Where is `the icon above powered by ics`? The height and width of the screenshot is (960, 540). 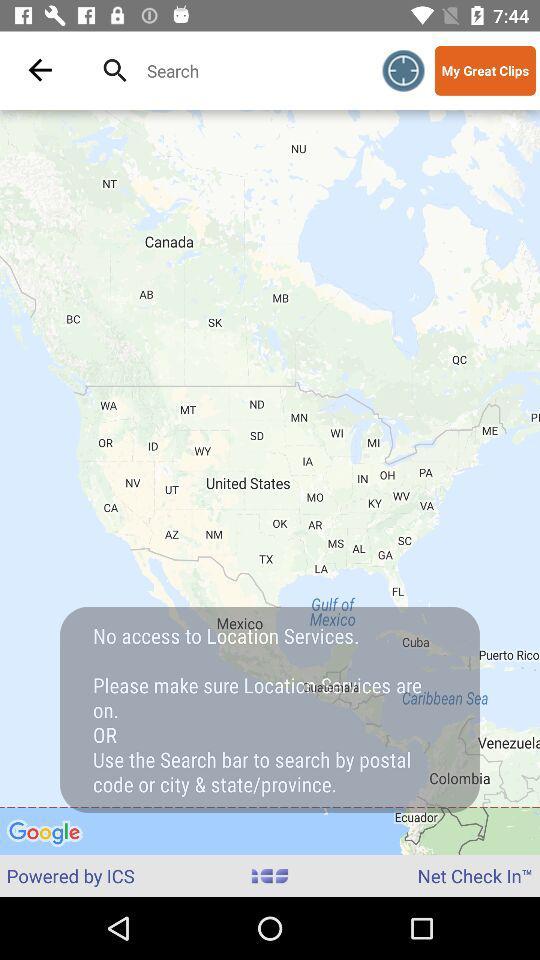
the icon above powered by ics is located at coordinates (270, 481).